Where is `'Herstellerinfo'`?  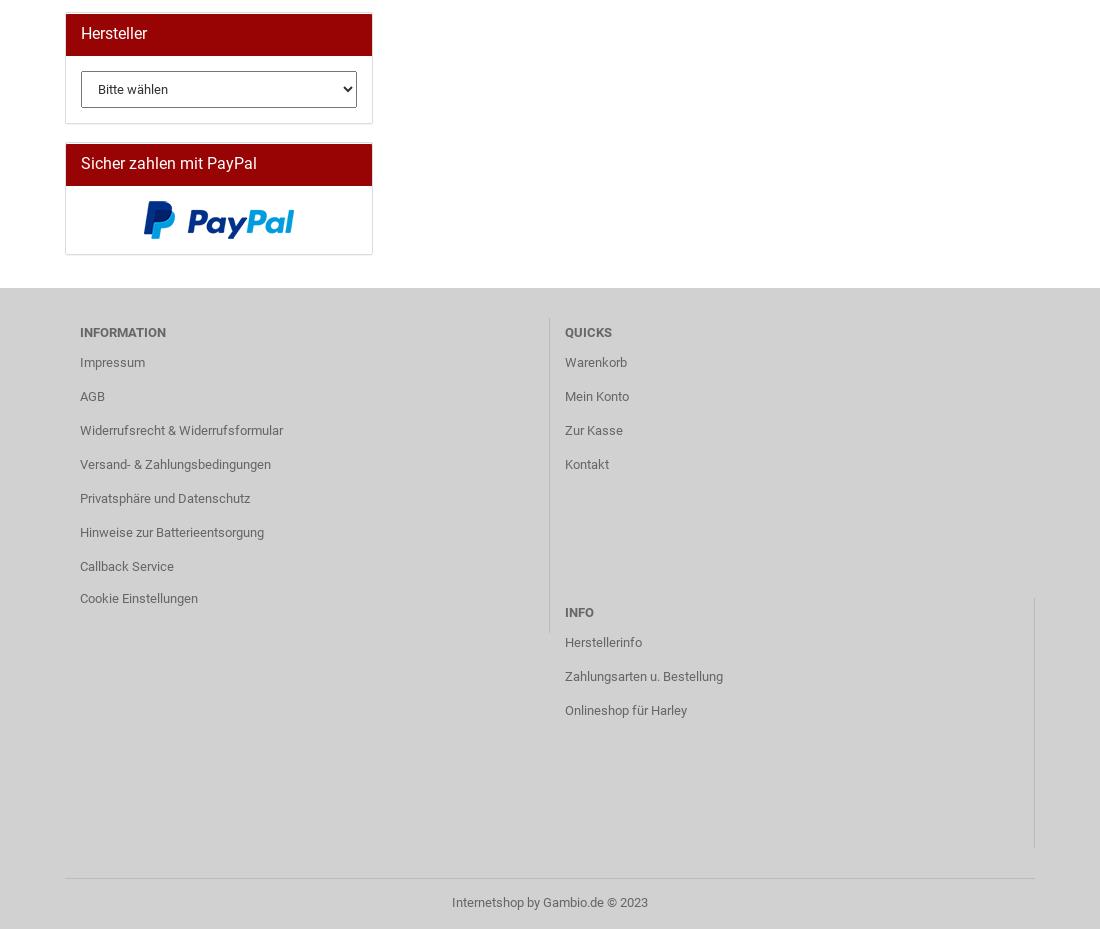
'Herstellerinfo' is located at coordinates (563, 641).